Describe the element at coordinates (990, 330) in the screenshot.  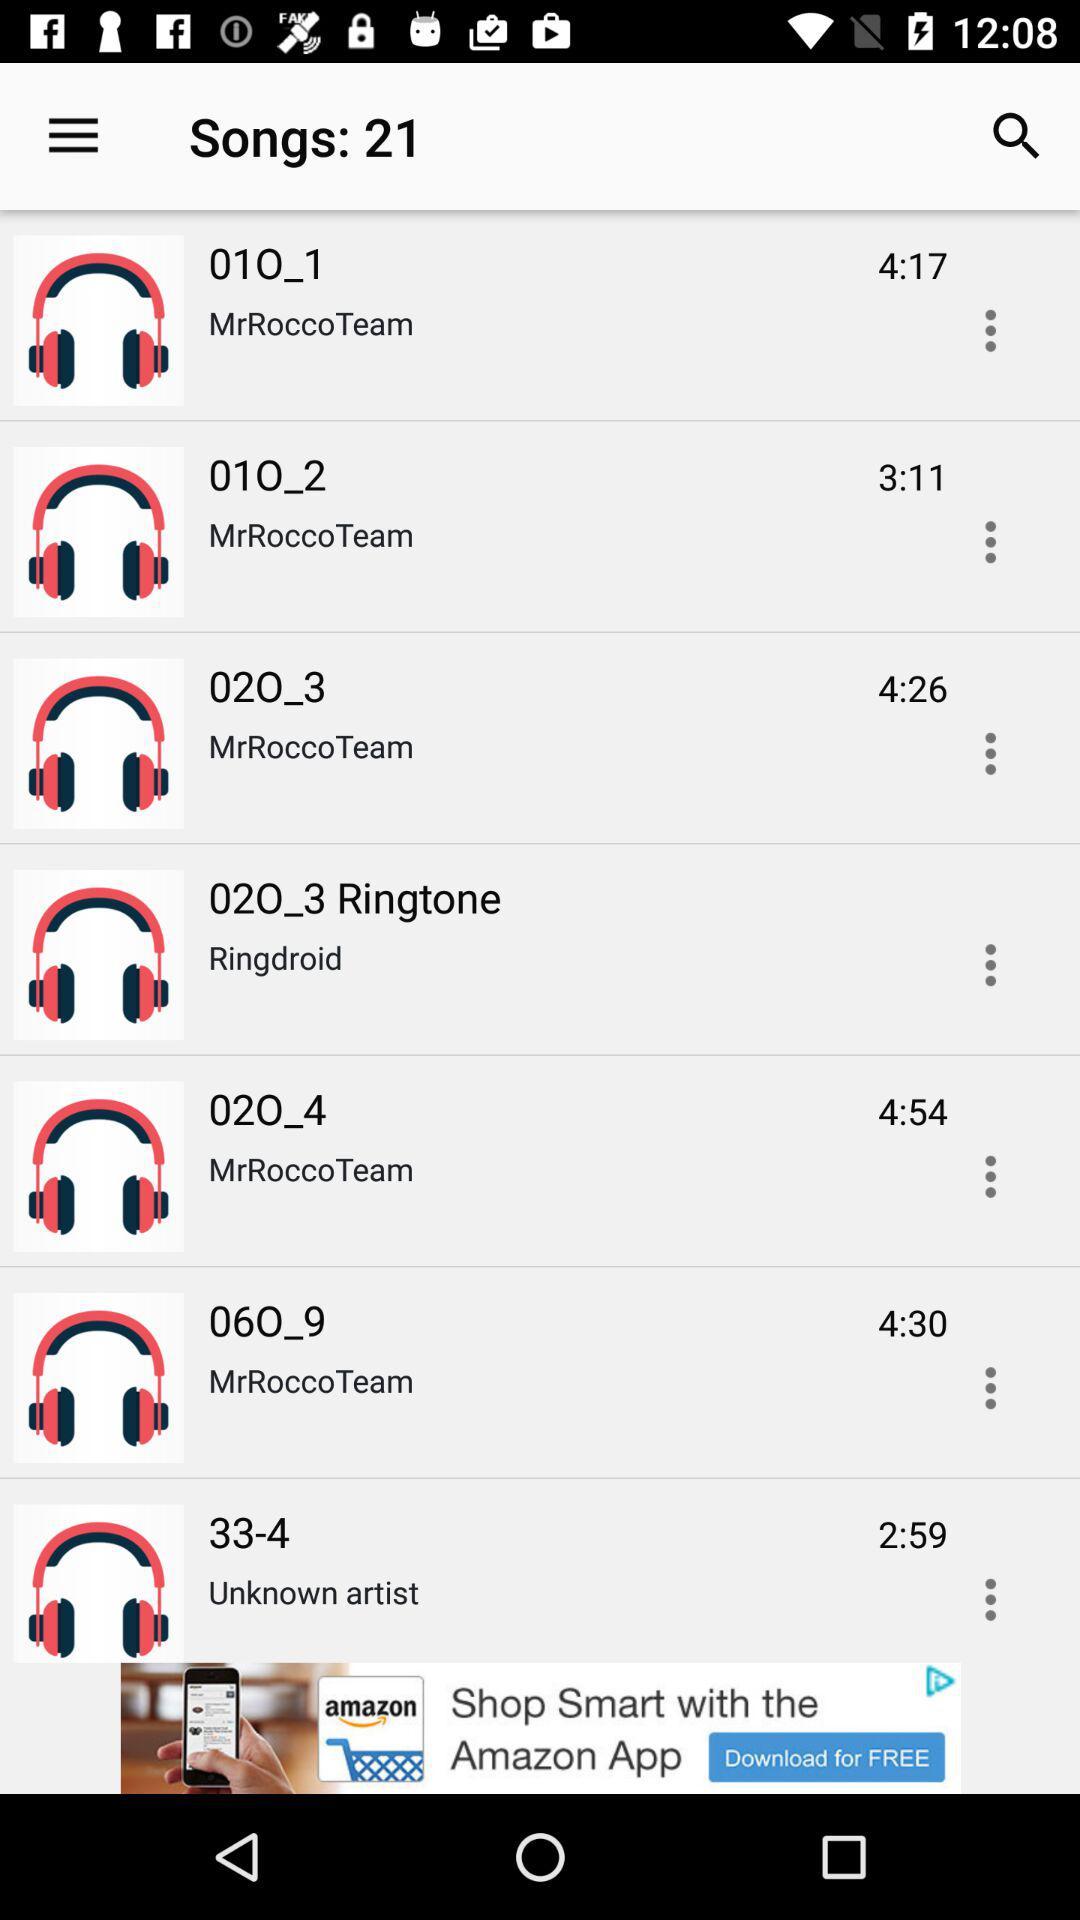
I see `open advertisement` at that location.